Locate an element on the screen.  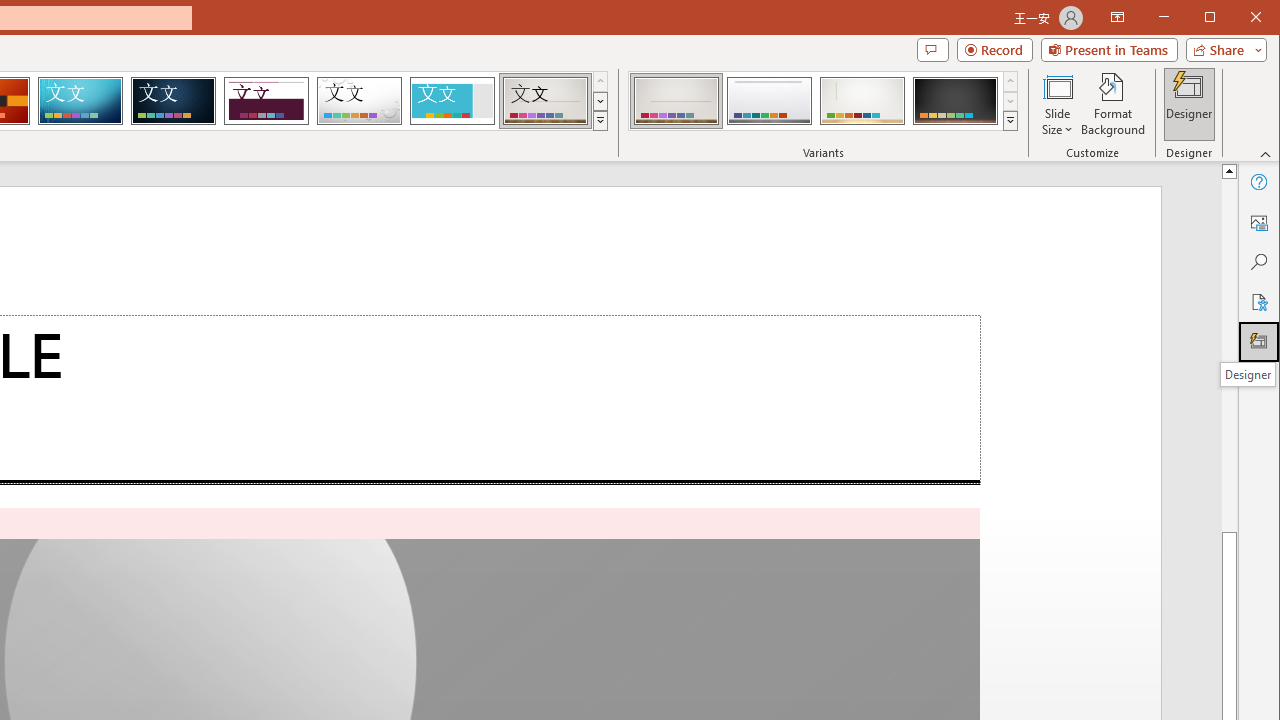
'Droplet' is located at coordinates (359, 100).